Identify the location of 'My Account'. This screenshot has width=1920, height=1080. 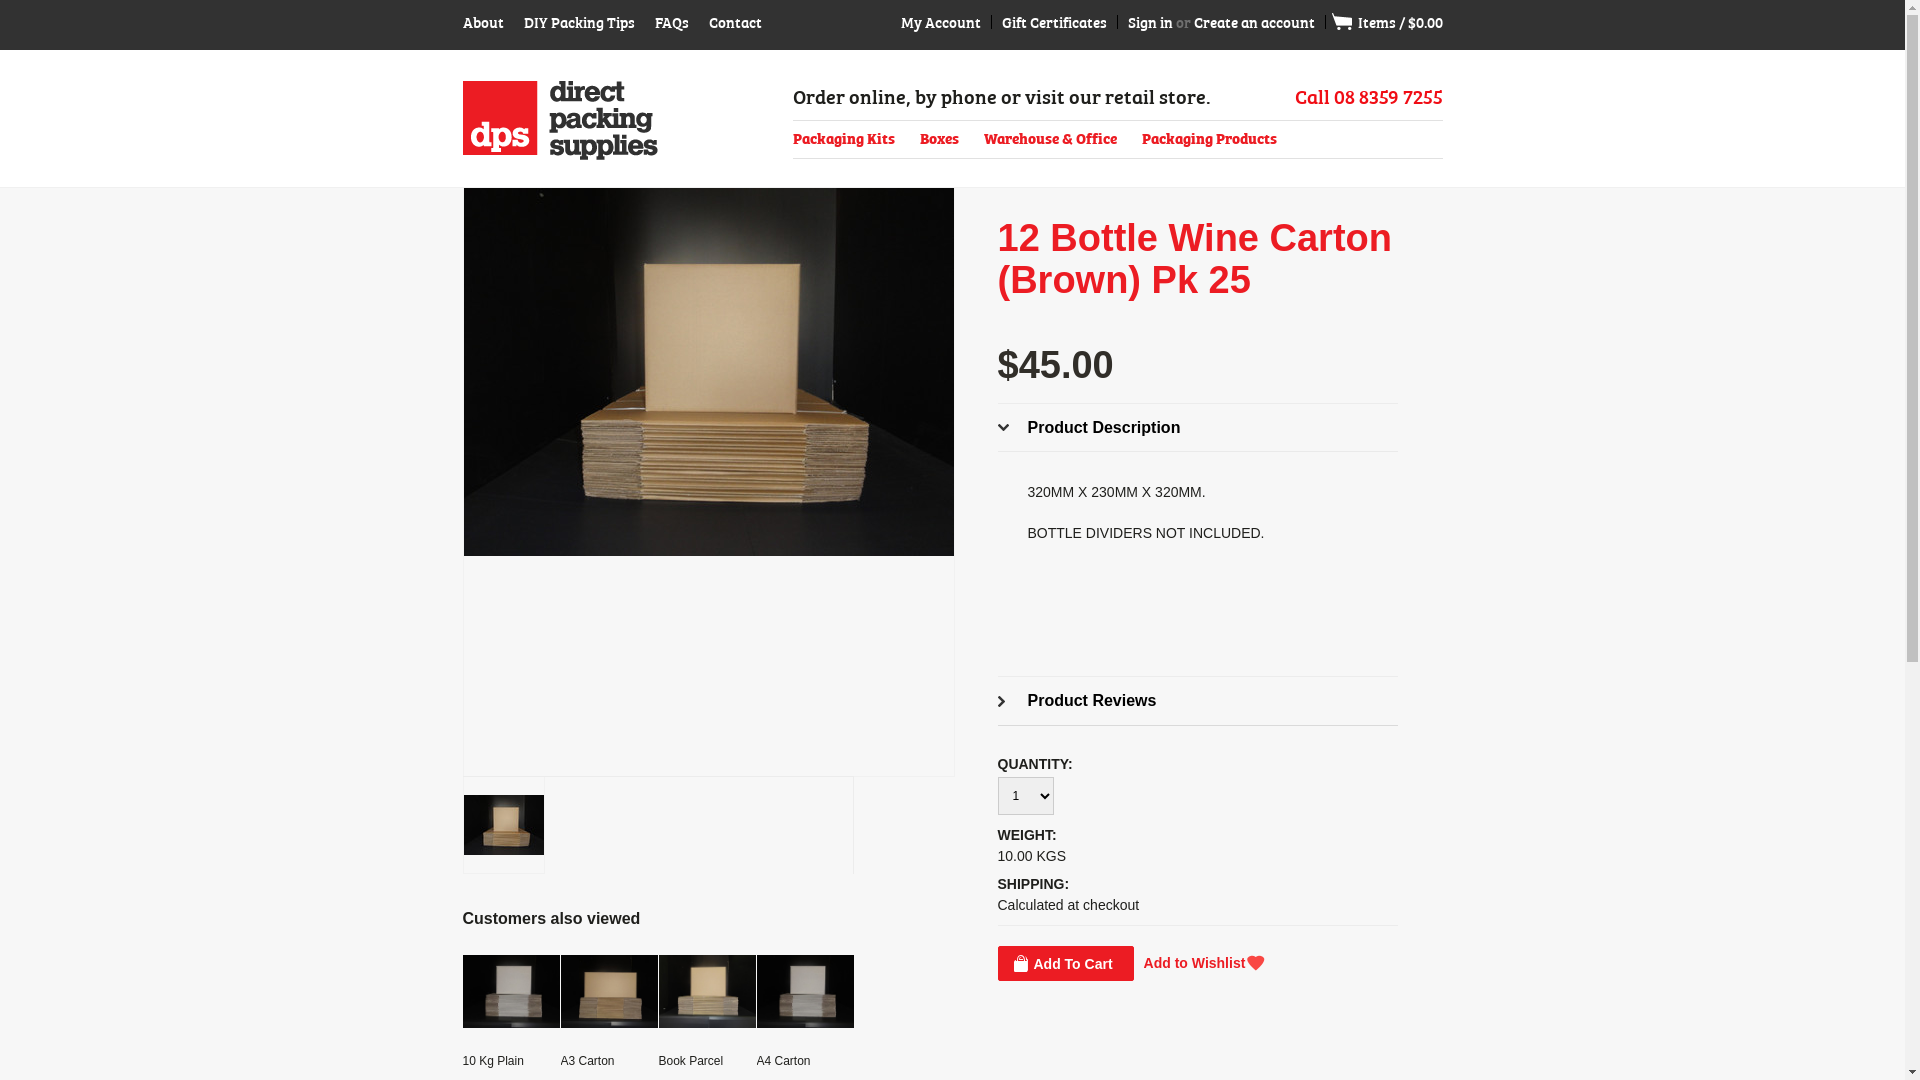
(939, 22).